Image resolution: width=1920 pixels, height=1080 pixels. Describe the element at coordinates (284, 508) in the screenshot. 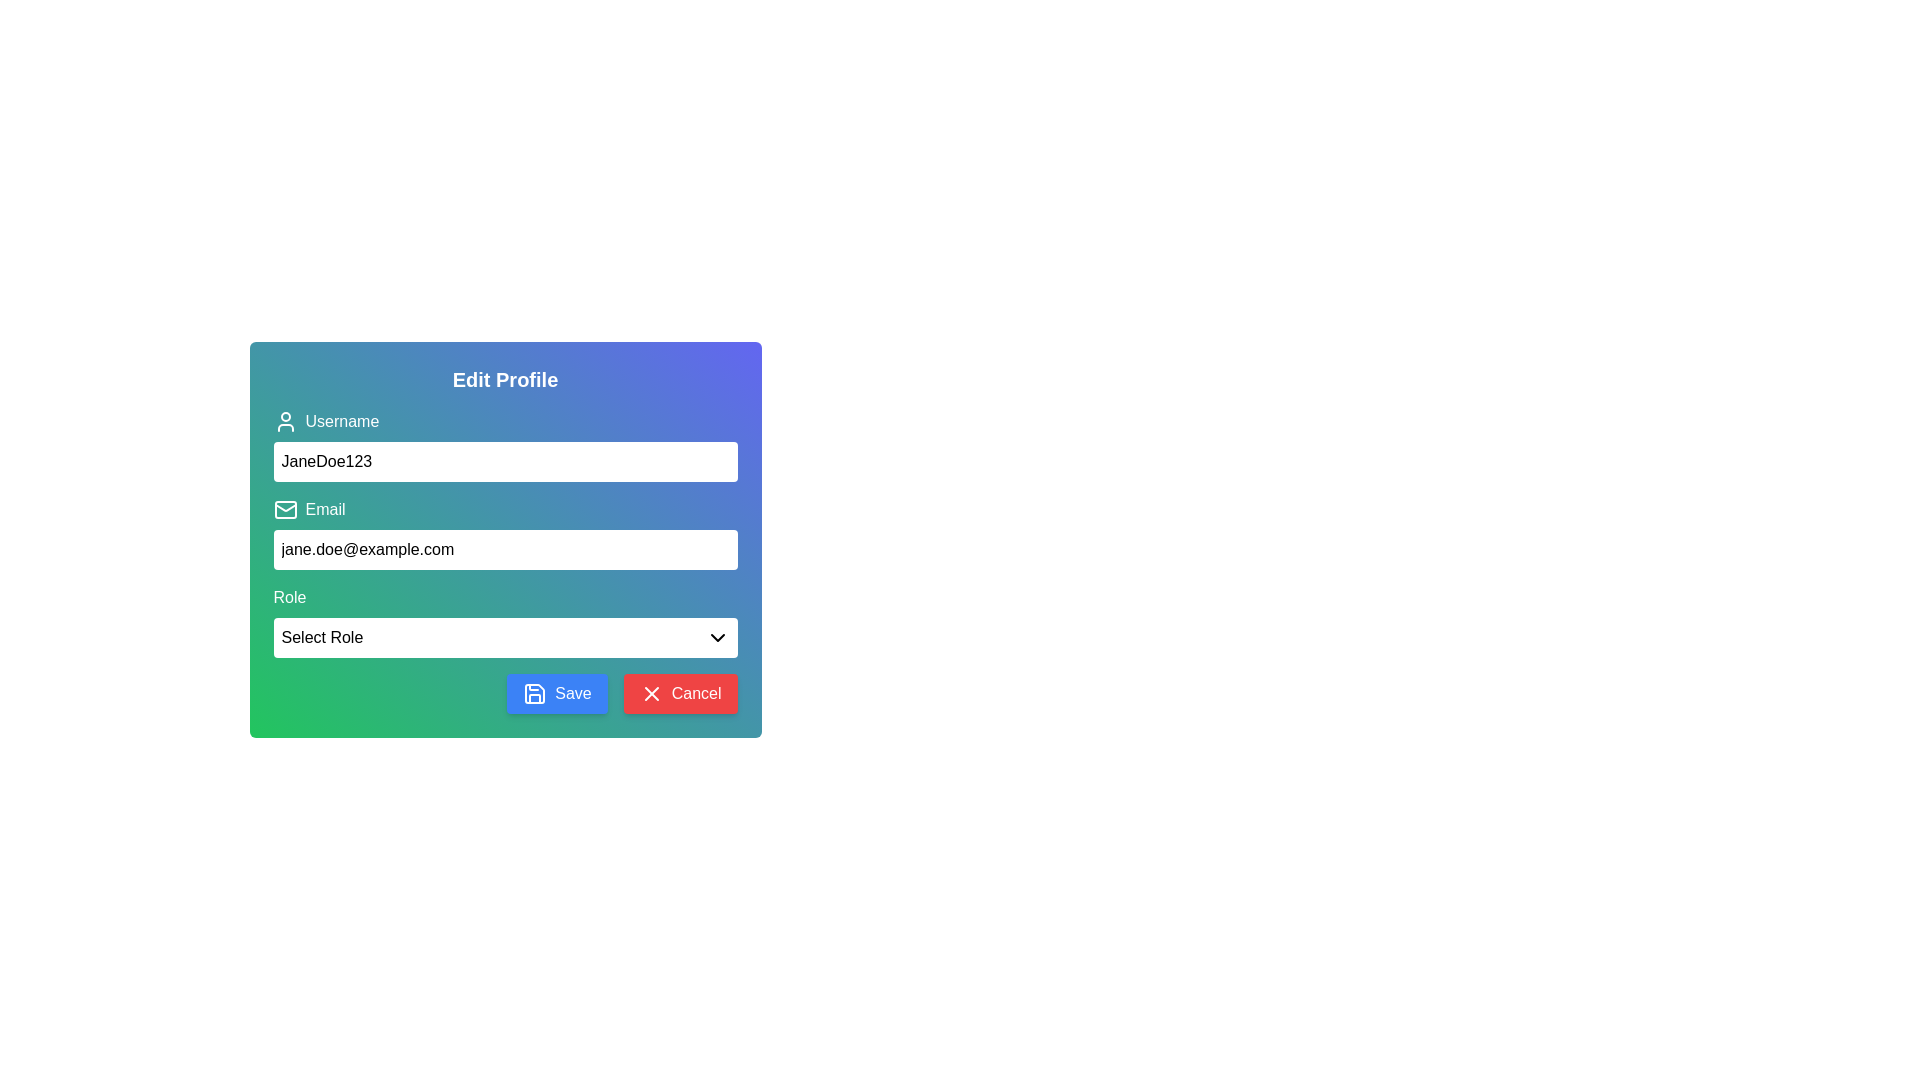

I see `the SVG graphical element representing an envelope, which is part of the 'Email' field, located to the left of the text input box labeled 'Email'` at that location.